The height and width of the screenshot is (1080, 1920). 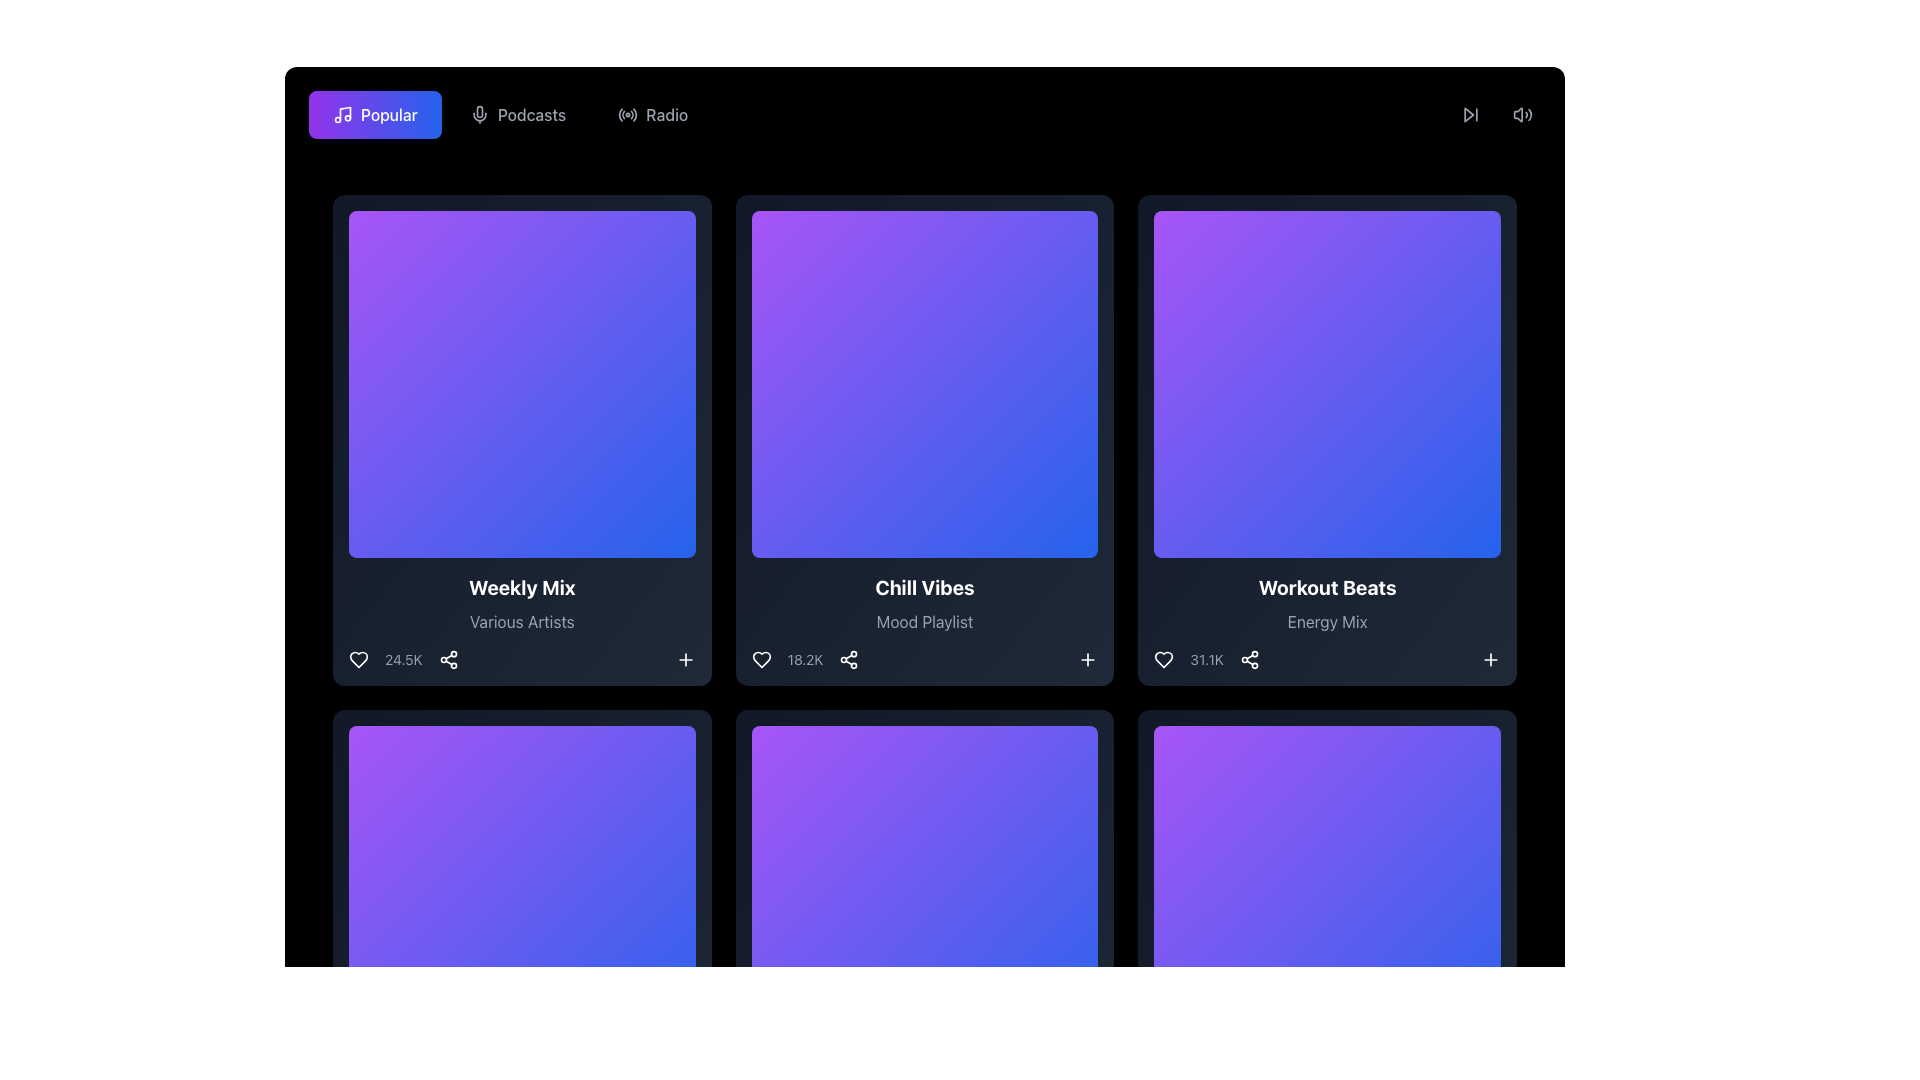 I want to click on title and subtitle of the 'Workout Beats' playlist card, which is located at the bottom-center of the card in the grid layout, so click(x=1327, y=620).